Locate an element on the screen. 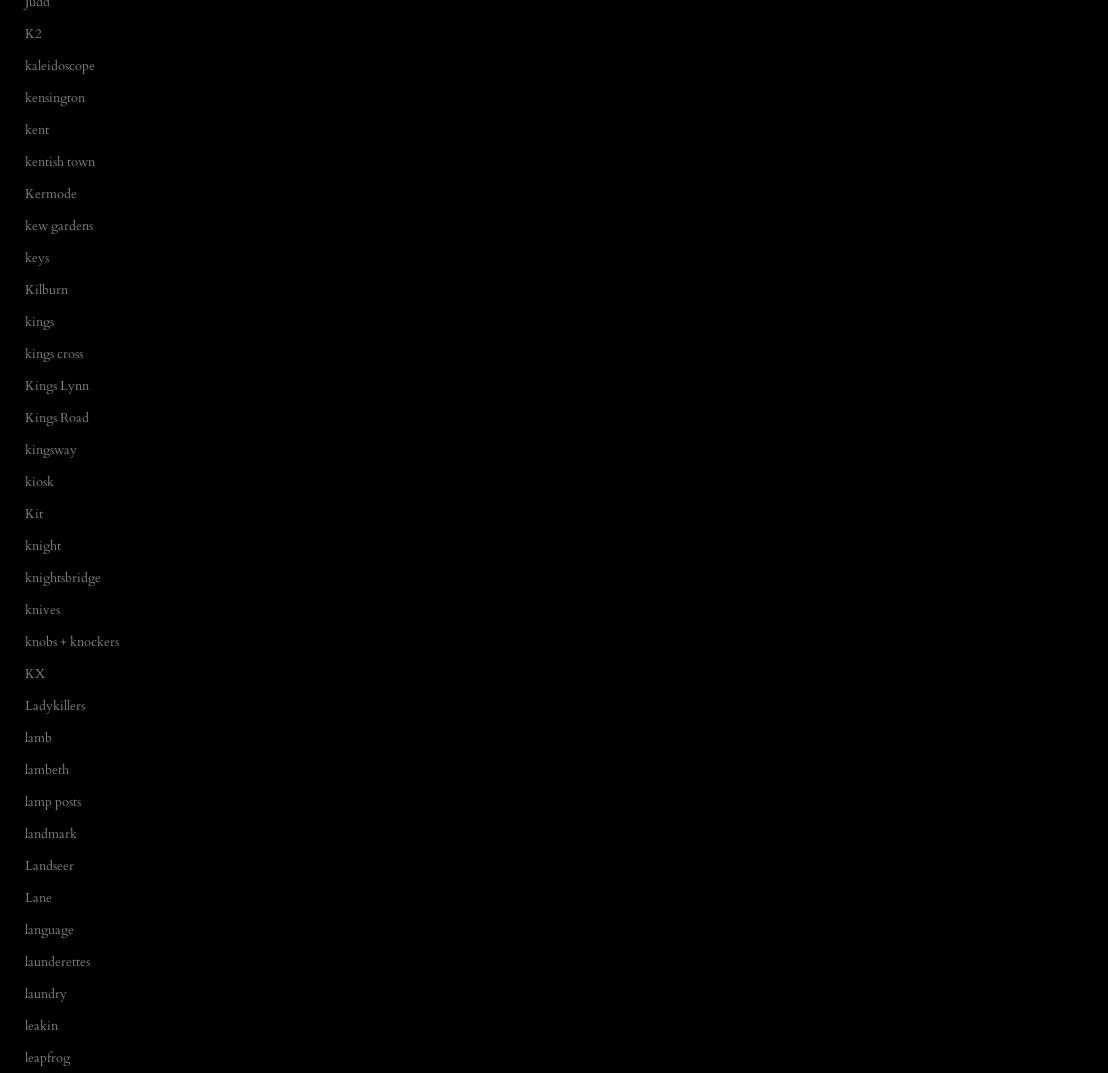 The height and width of the screenshot is (1073, 1108). 'kent' is located at coordinates (37, 127).